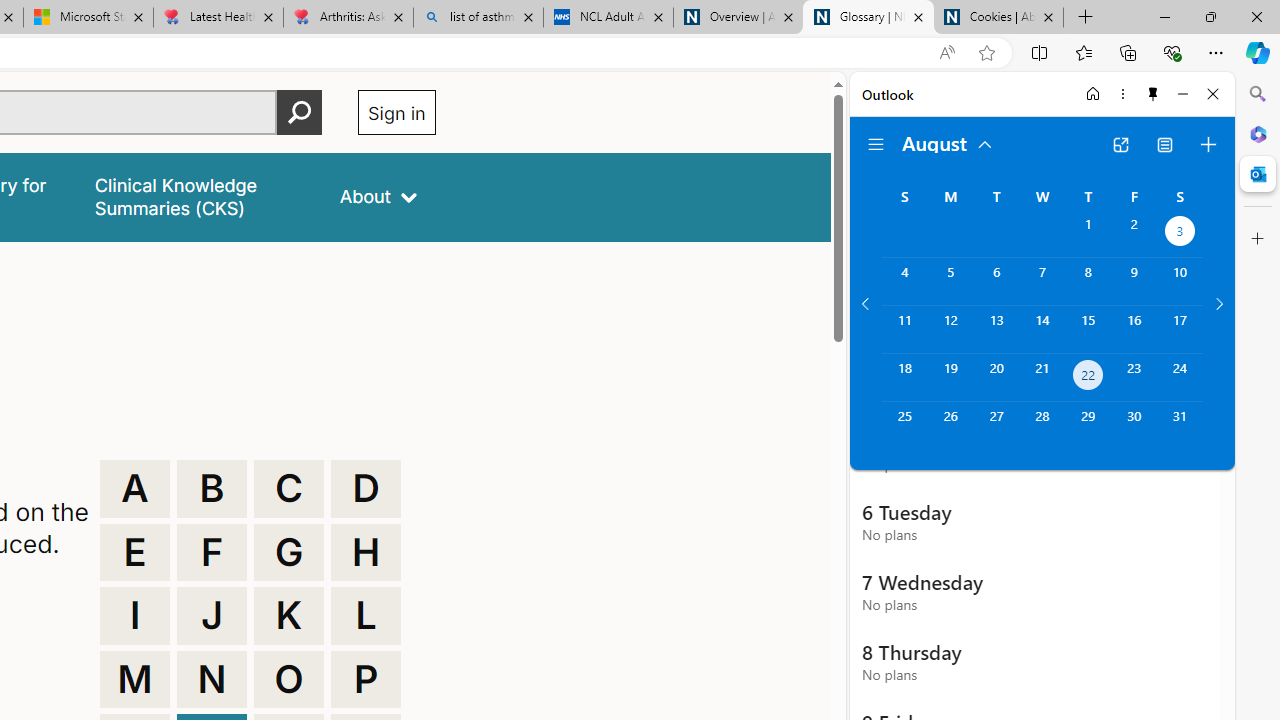  Describe the element at coordinates (903, 328) in the screenshot. I see `'Sunday, August 11, 2024. '` at that location.